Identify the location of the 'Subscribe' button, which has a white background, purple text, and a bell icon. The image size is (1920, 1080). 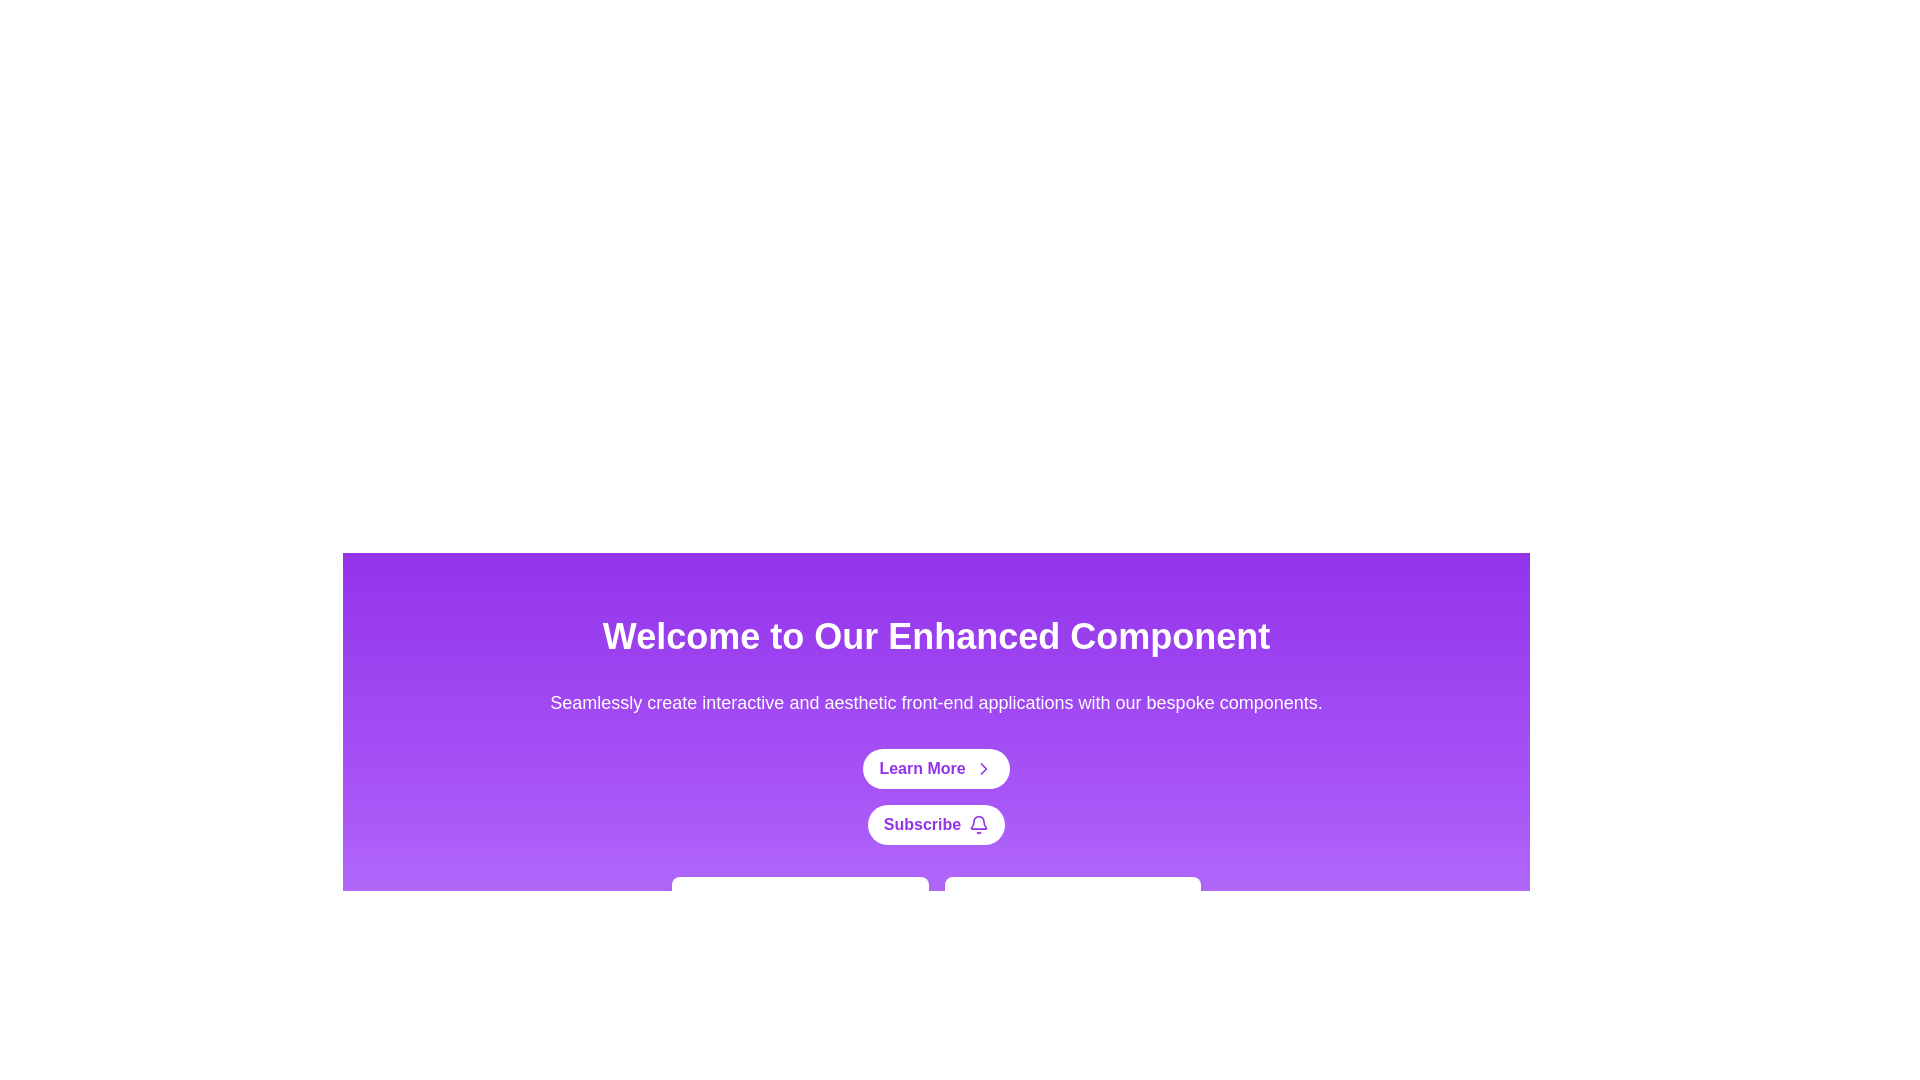
(935, 825).